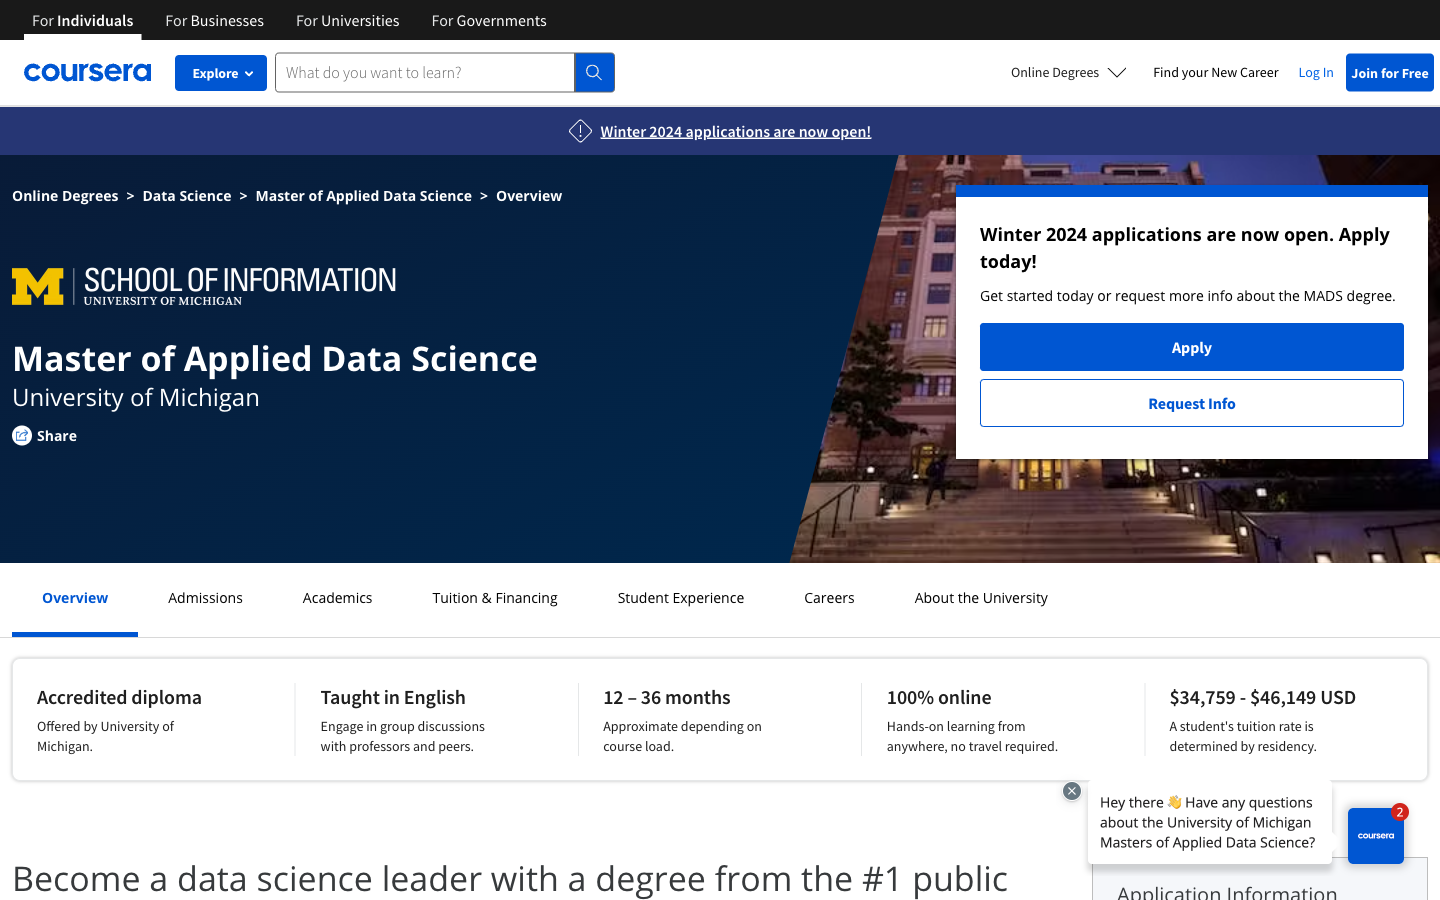 This screenshot has height=900, width=1440. What do you see at coordinates (829, 597) in the screenshot?
I see `Careers section` at bounding box center [829, 597].